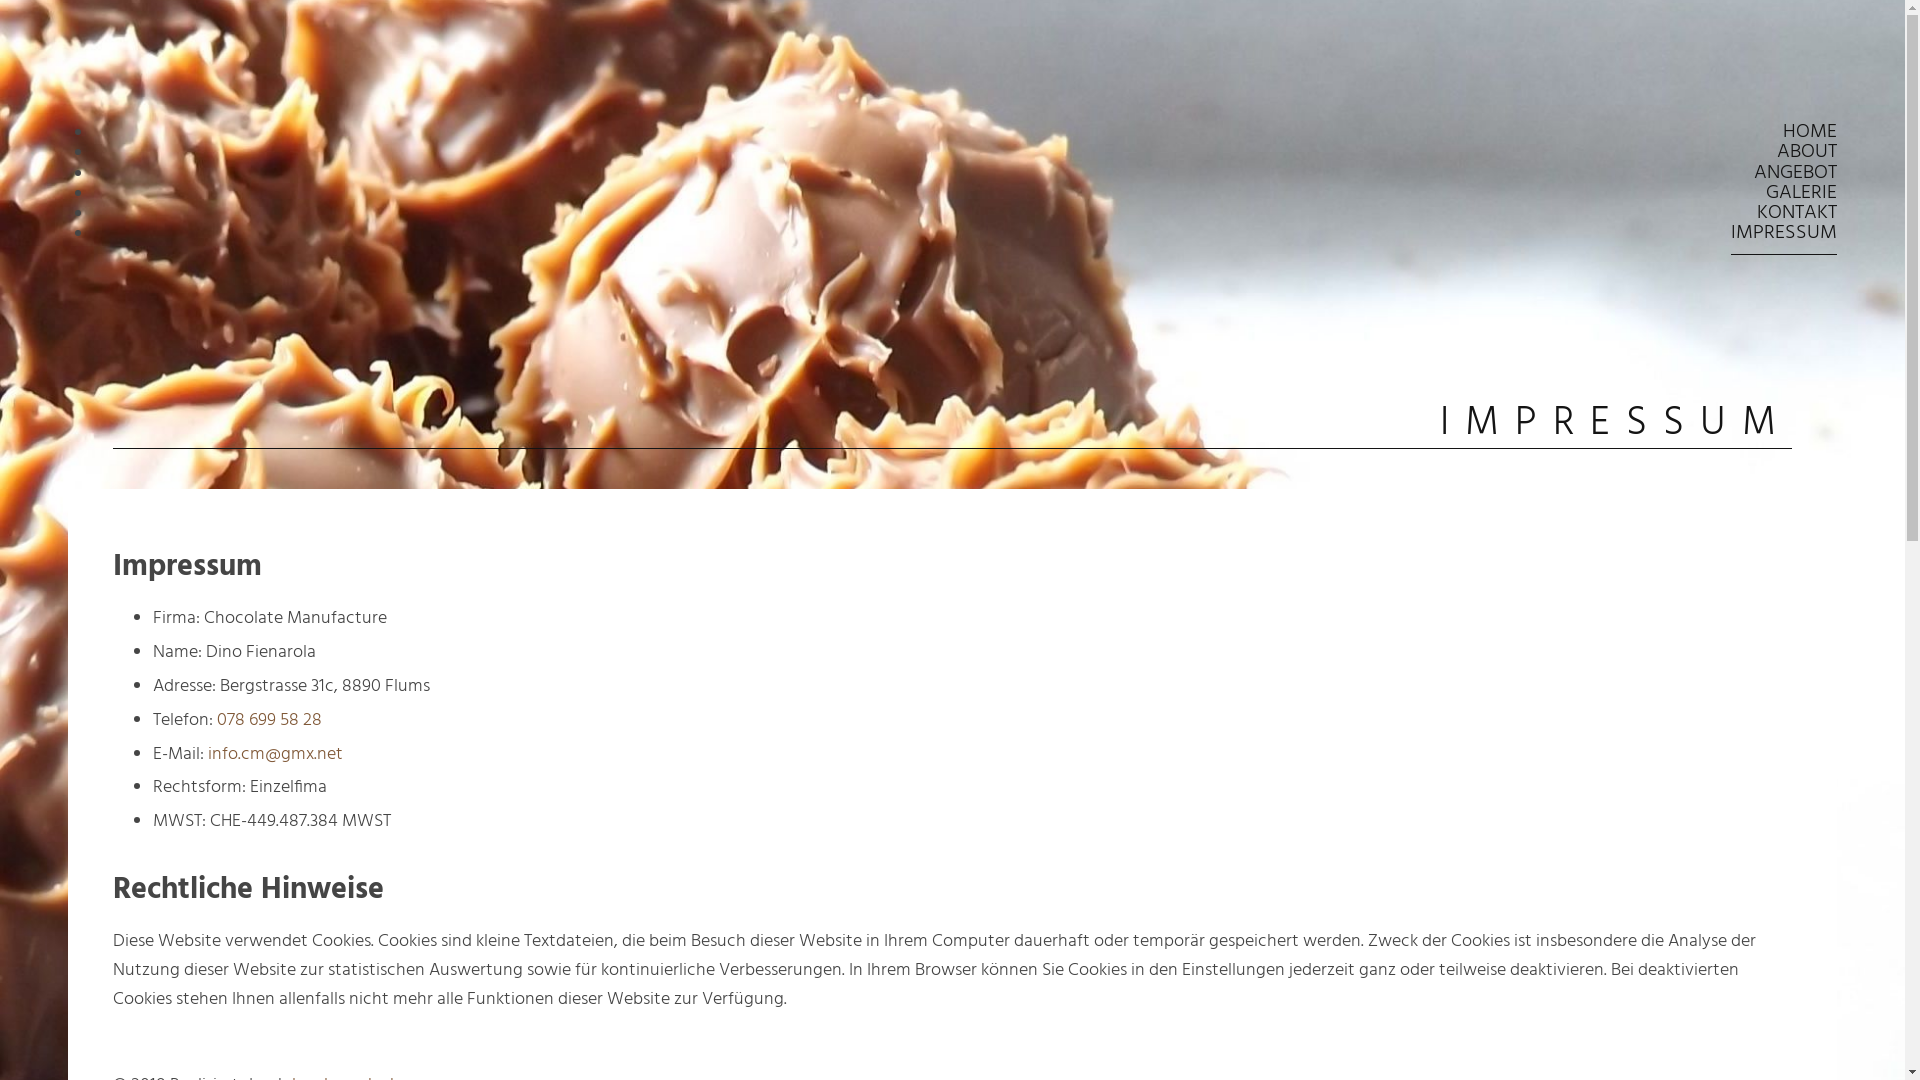 This screenshot has height=1080, width=1920. Describe the element at coordinates (1795, 172) in the screenshot. I see `'ANGEBOT'` at that location.